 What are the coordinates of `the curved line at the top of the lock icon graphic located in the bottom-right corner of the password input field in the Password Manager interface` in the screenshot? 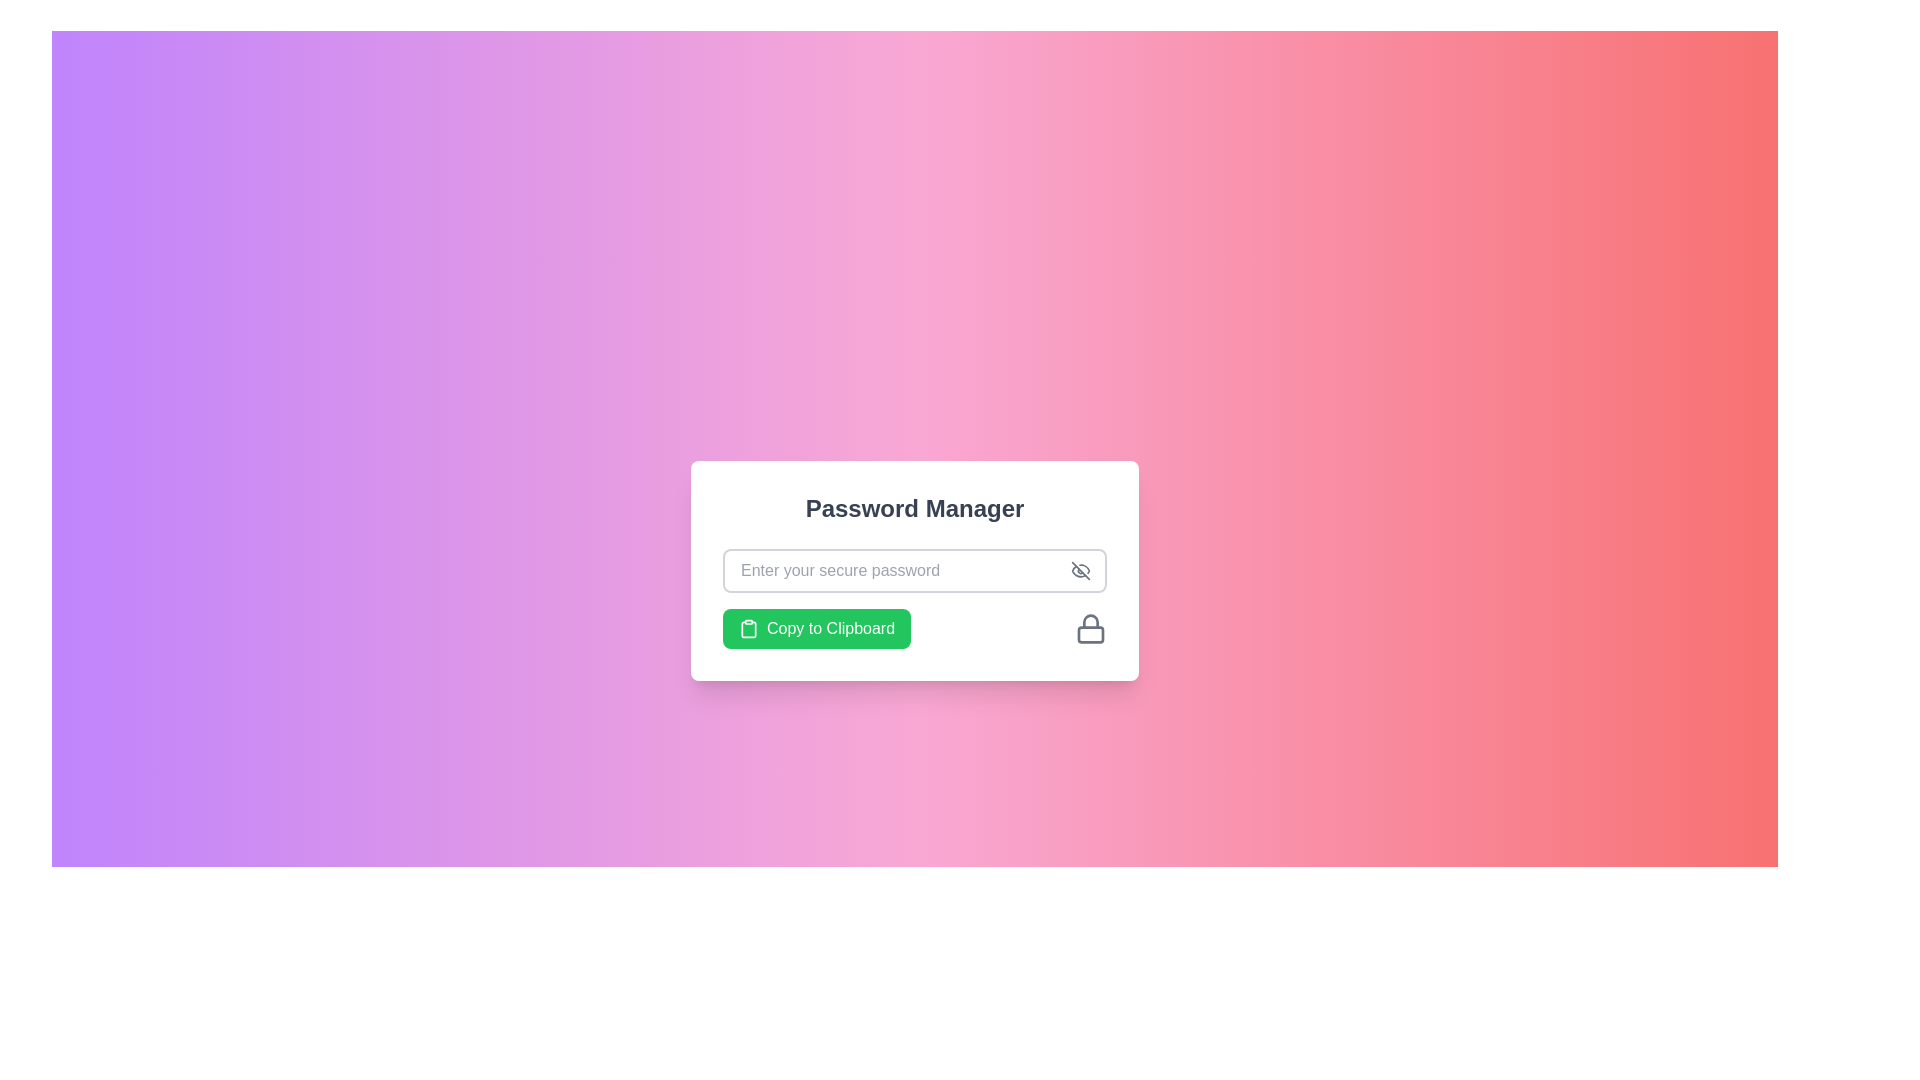 It's located at (1089, 620).